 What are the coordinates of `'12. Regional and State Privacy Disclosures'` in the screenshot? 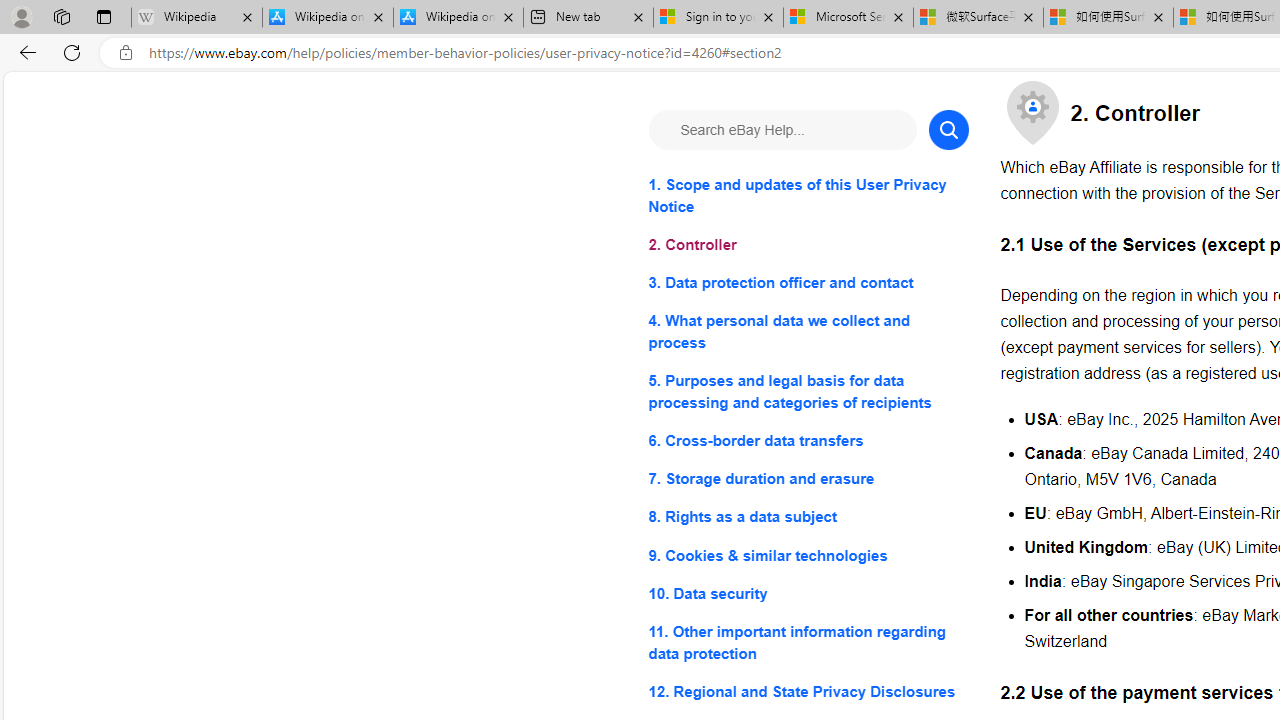 It's located at (808, 690).